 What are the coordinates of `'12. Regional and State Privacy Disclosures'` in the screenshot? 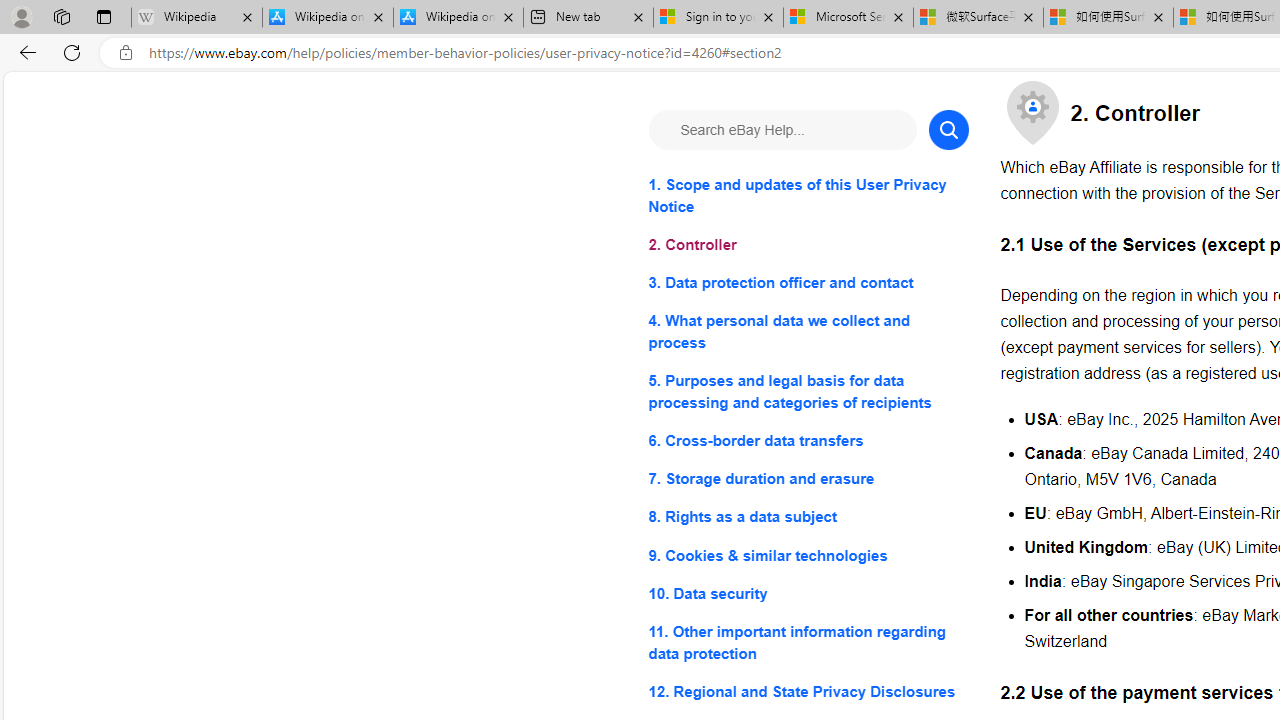 It's located at (808, 690).